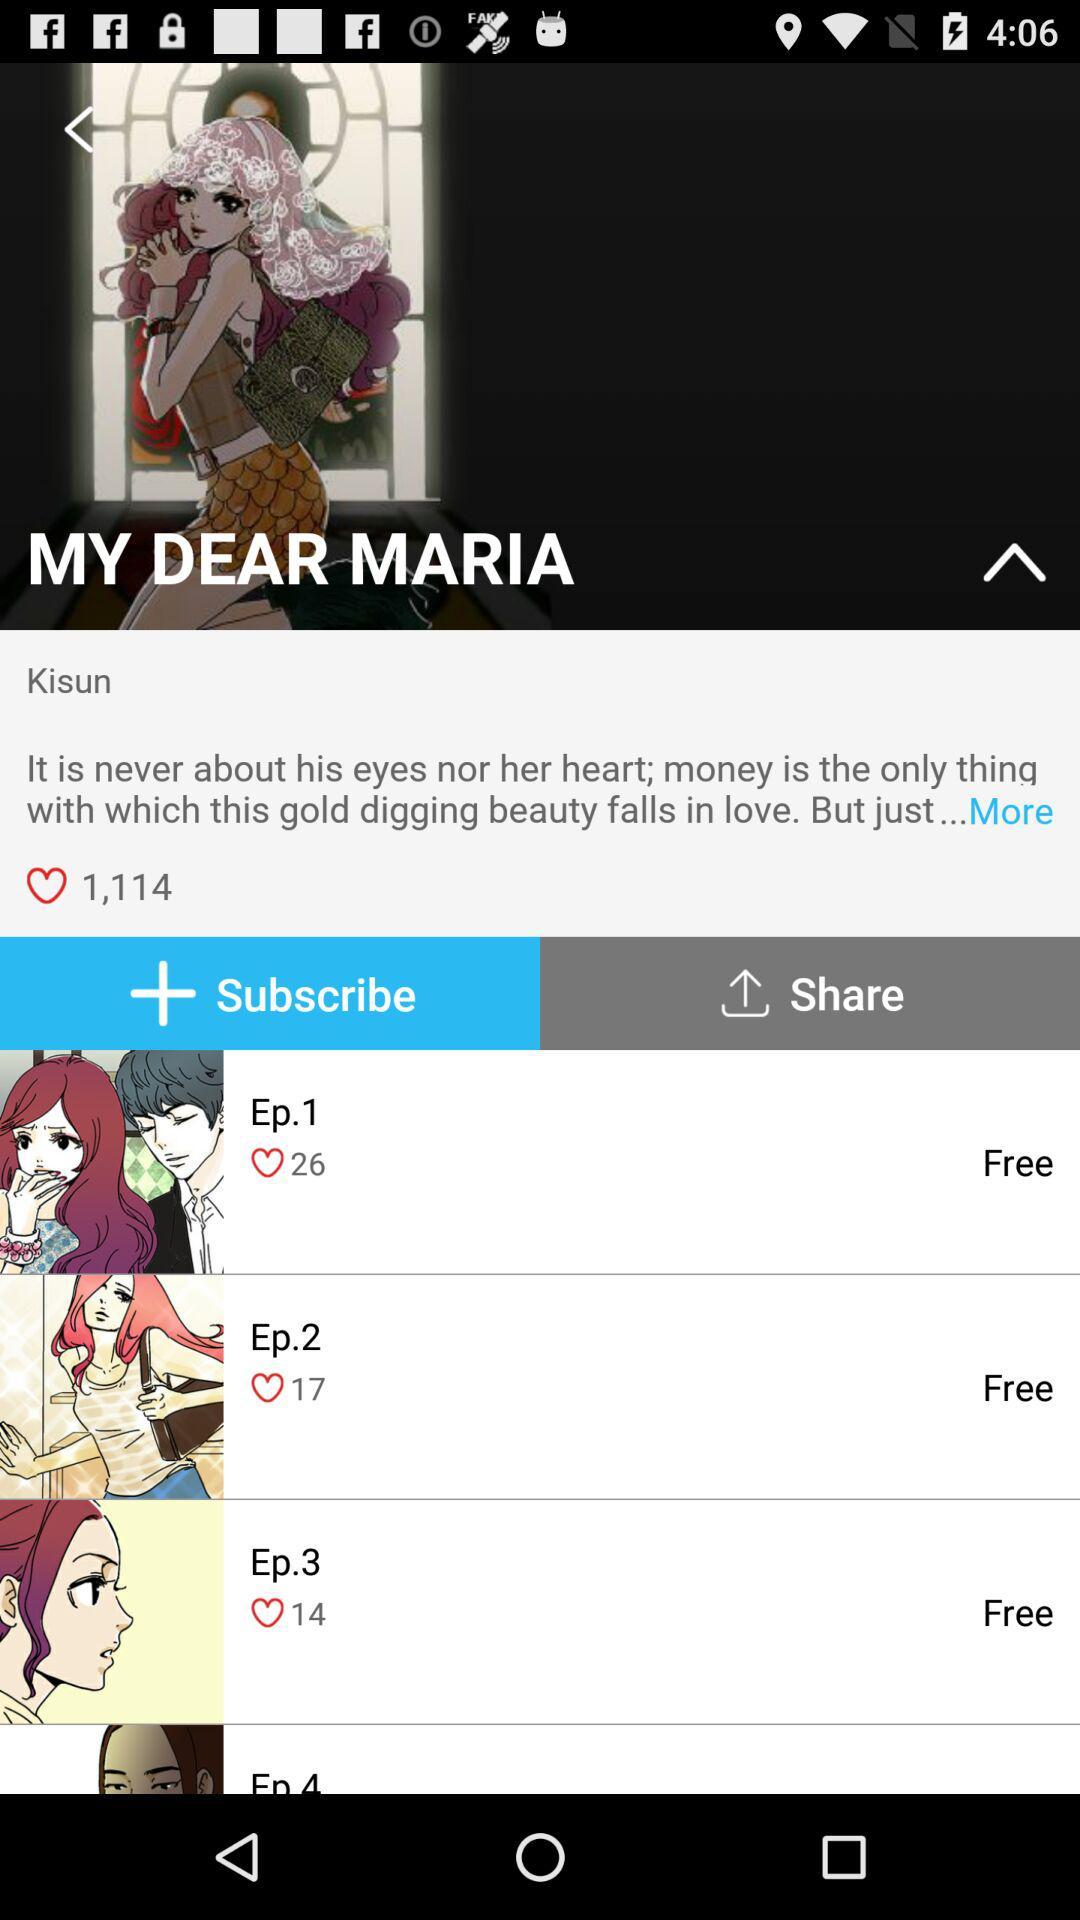 Image resolution: width=1080 pixels, height=1920 pixels. I want to click on the icon to the right of the subscribe, so click(810, 993).